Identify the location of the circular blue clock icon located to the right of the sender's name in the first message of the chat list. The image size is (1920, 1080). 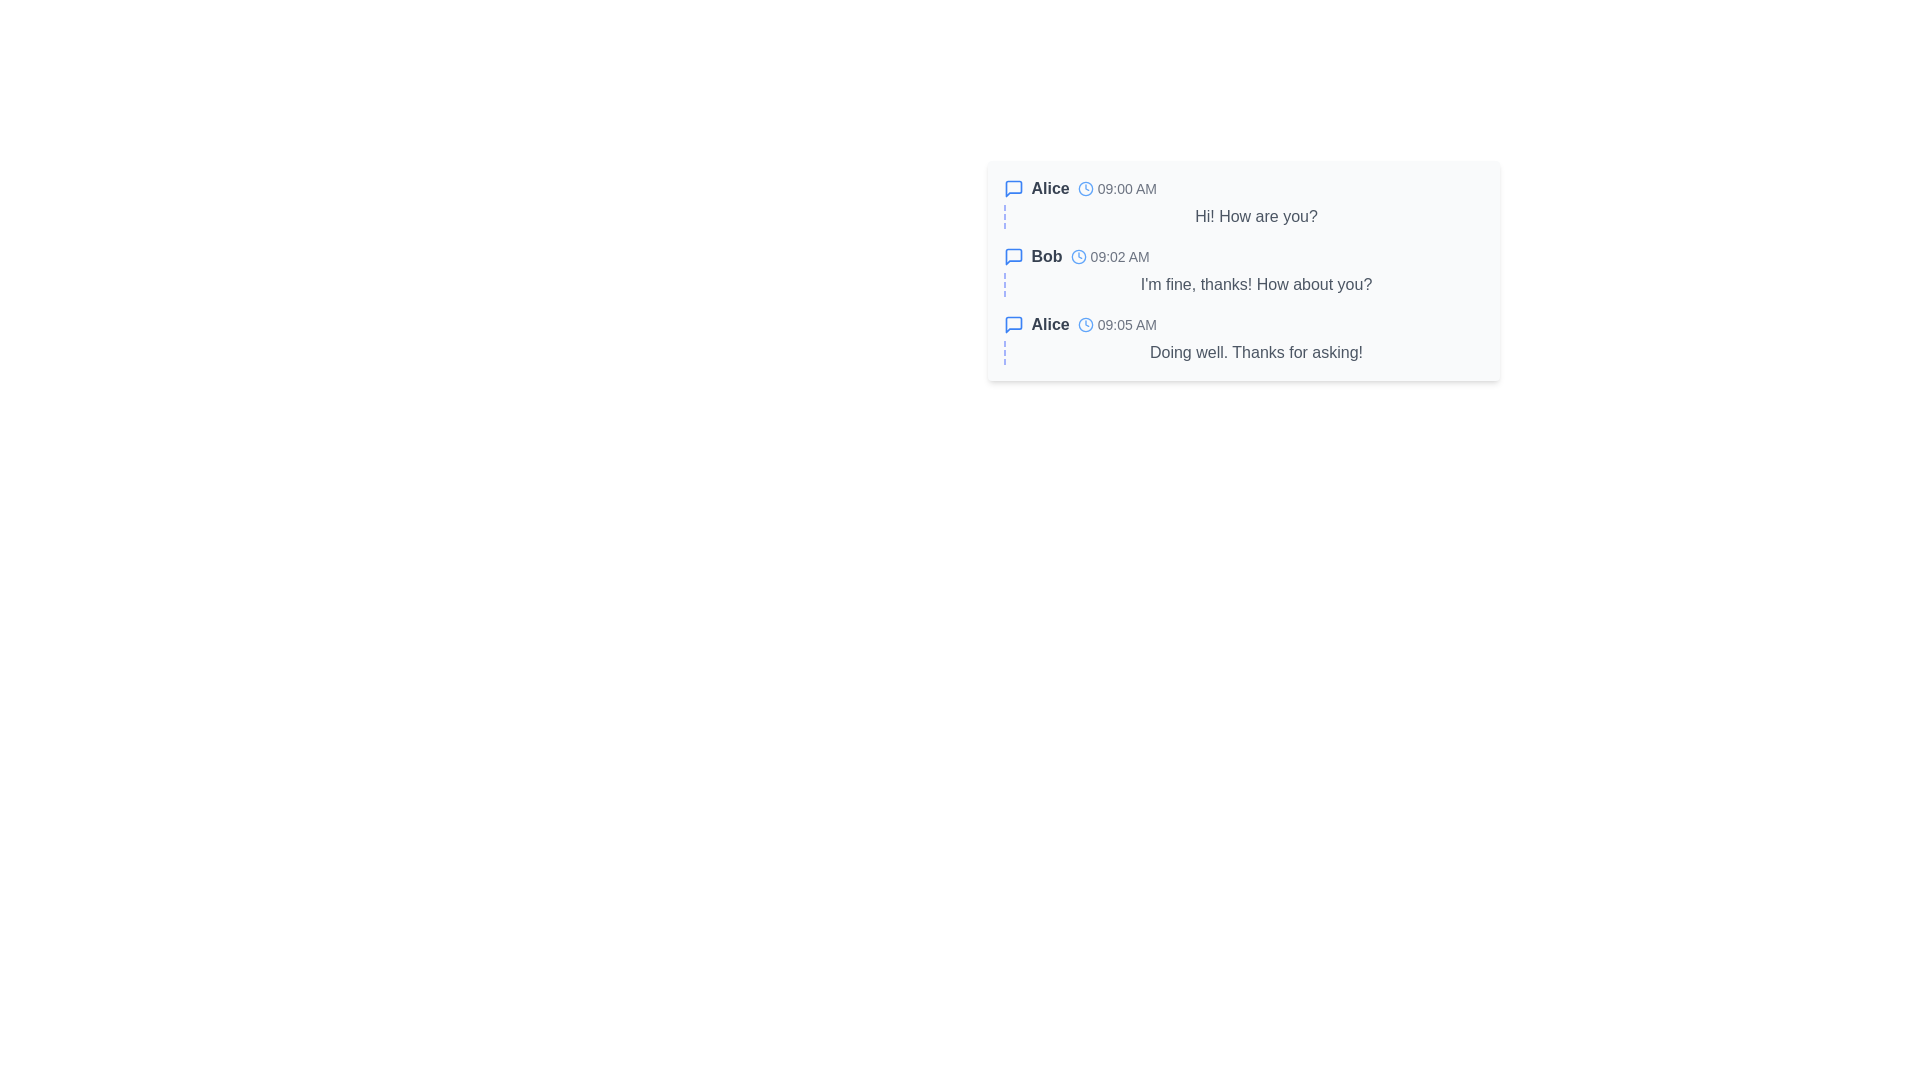
(1084, 189).